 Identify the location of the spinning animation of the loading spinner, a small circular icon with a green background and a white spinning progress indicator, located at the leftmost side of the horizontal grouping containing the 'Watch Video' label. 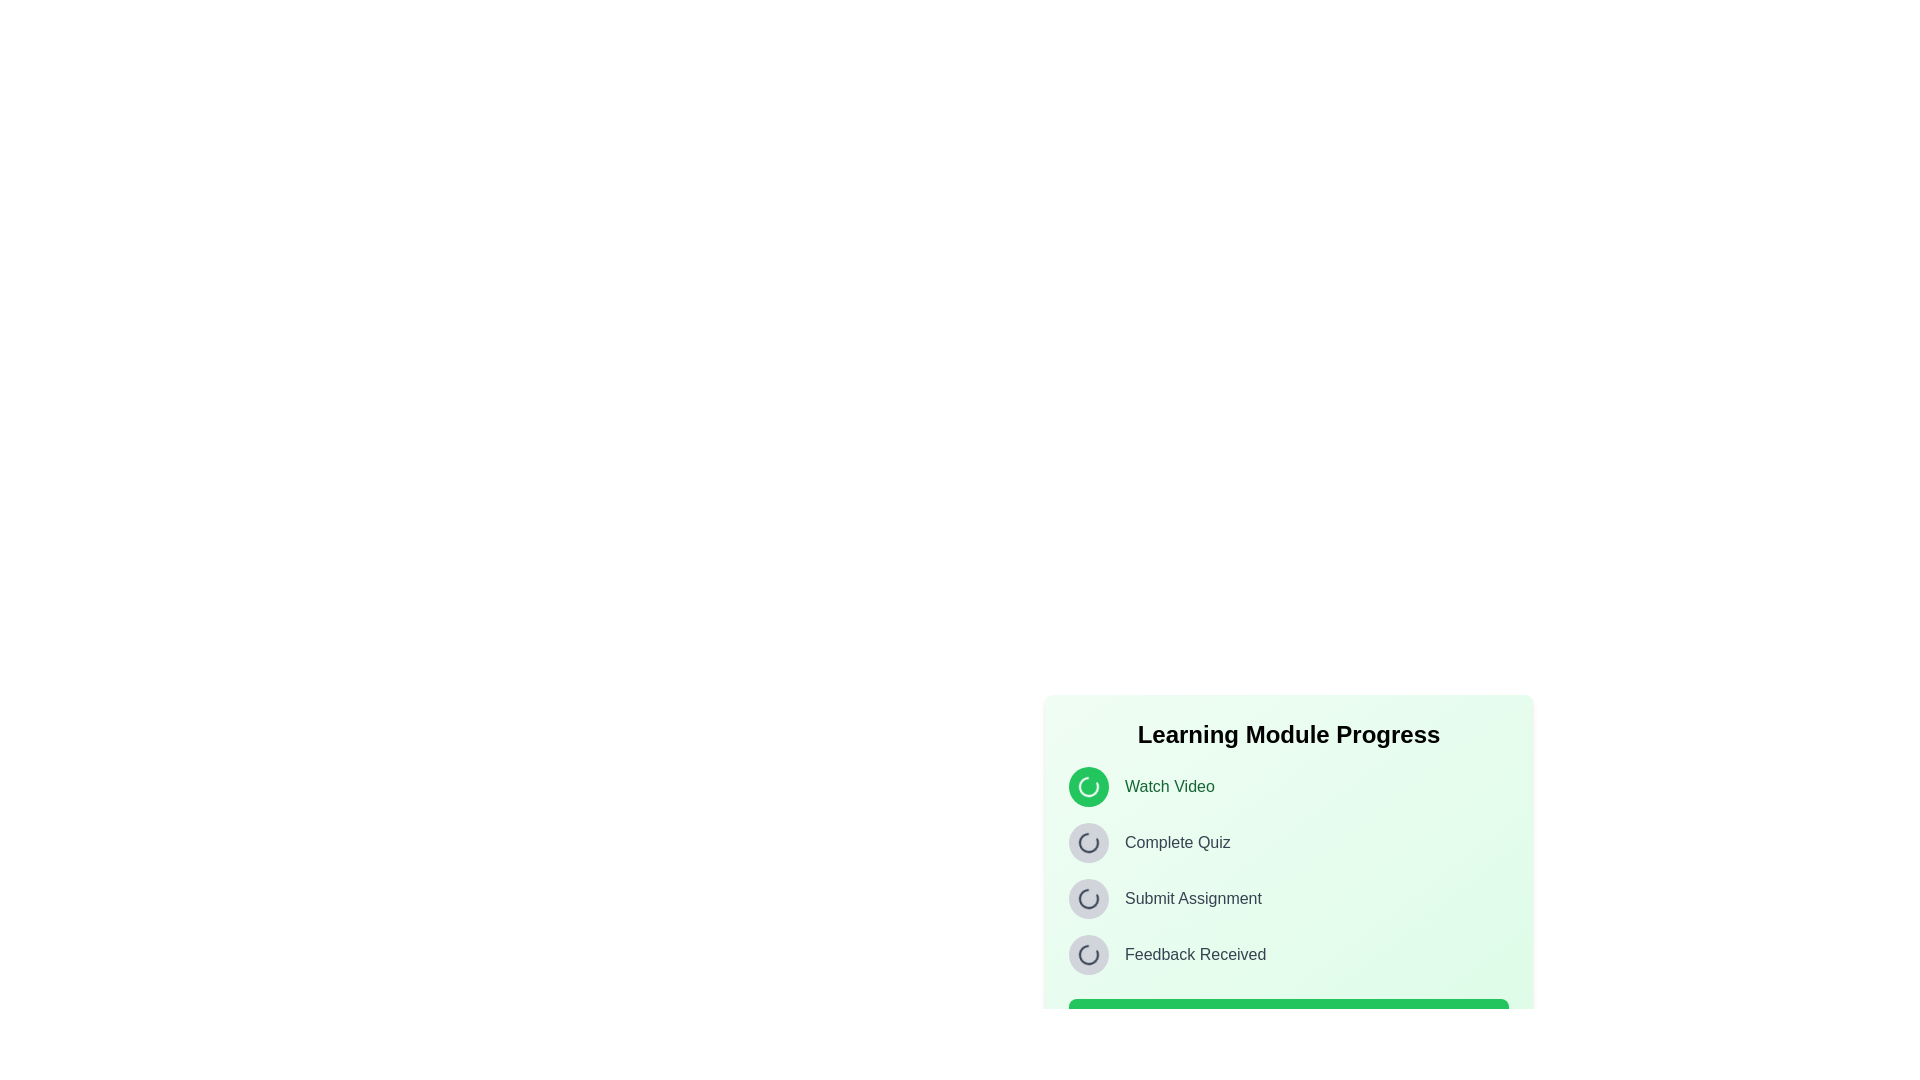
(1088, 785).